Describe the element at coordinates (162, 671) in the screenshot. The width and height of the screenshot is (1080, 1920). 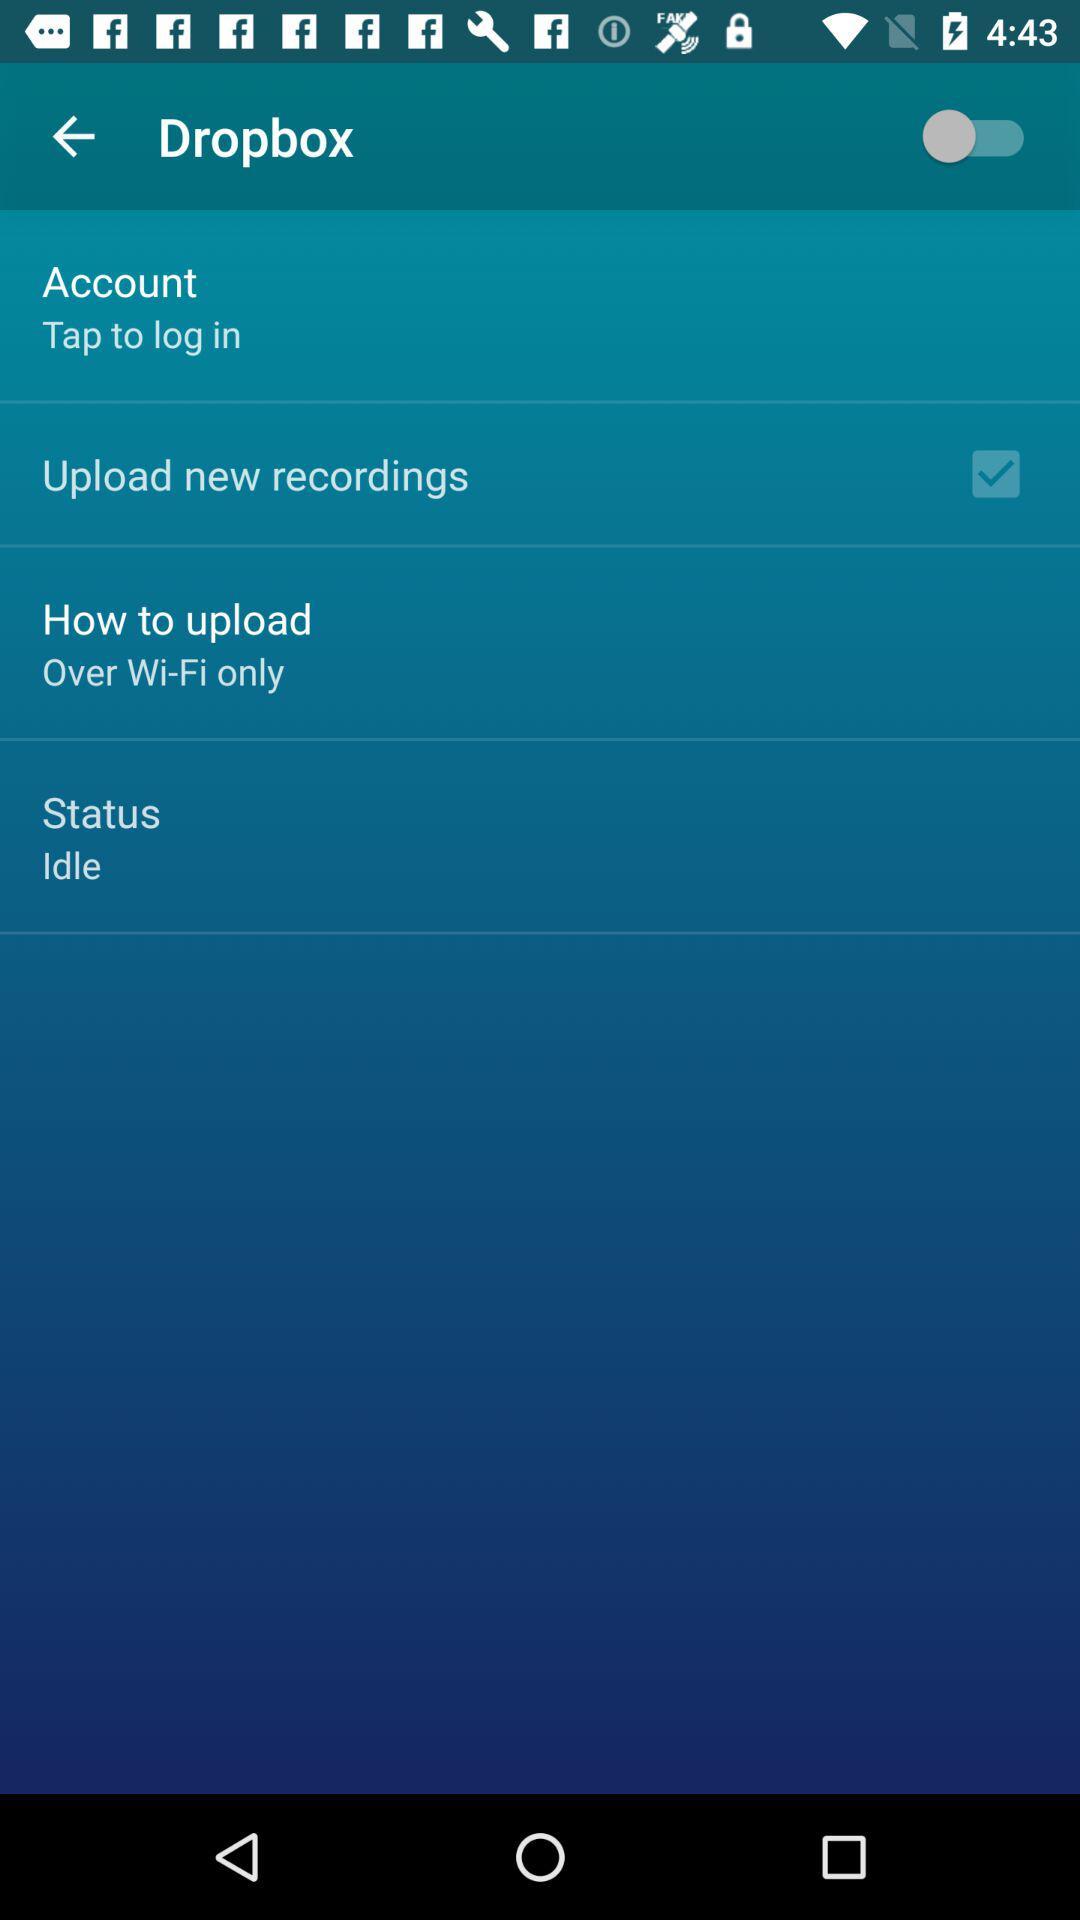
I see `the icon below the how to upload icon` at that location.